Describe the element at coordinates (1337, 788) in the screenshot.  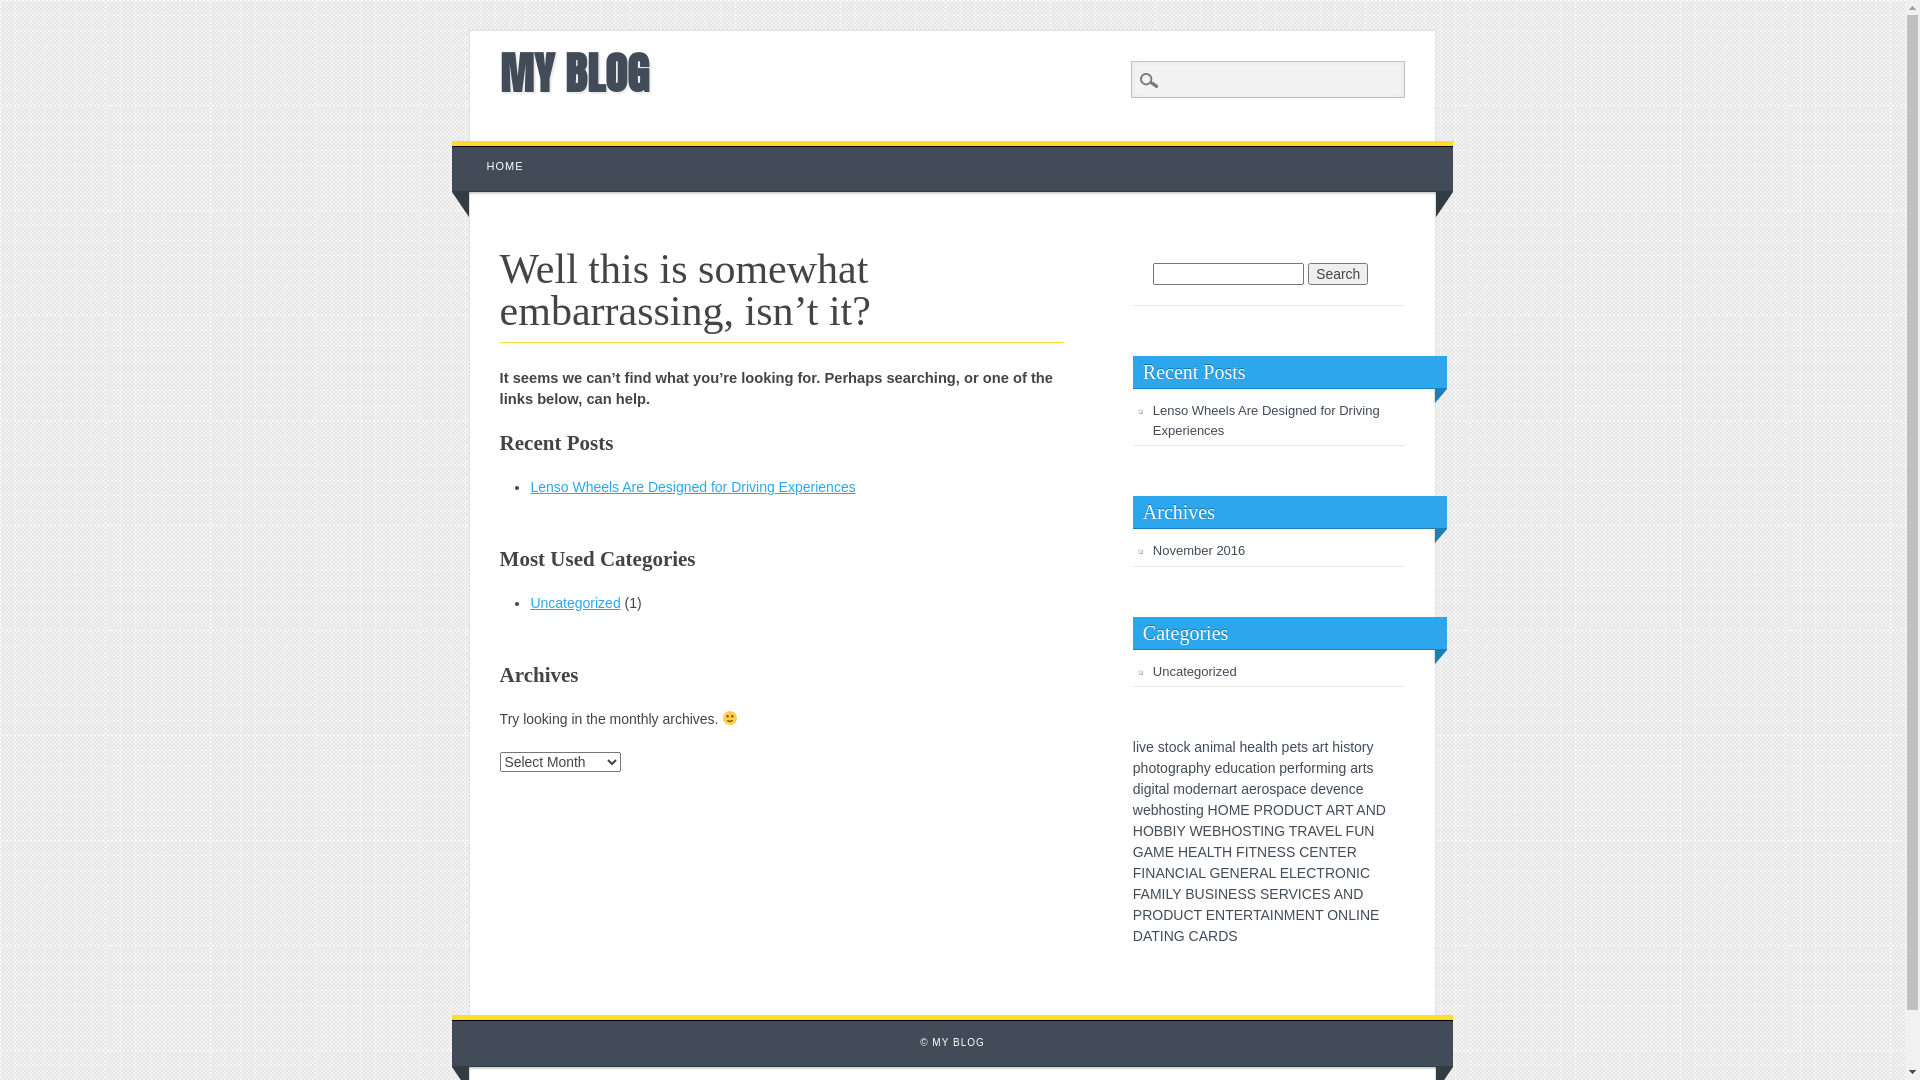
I see `'e'` at that location.